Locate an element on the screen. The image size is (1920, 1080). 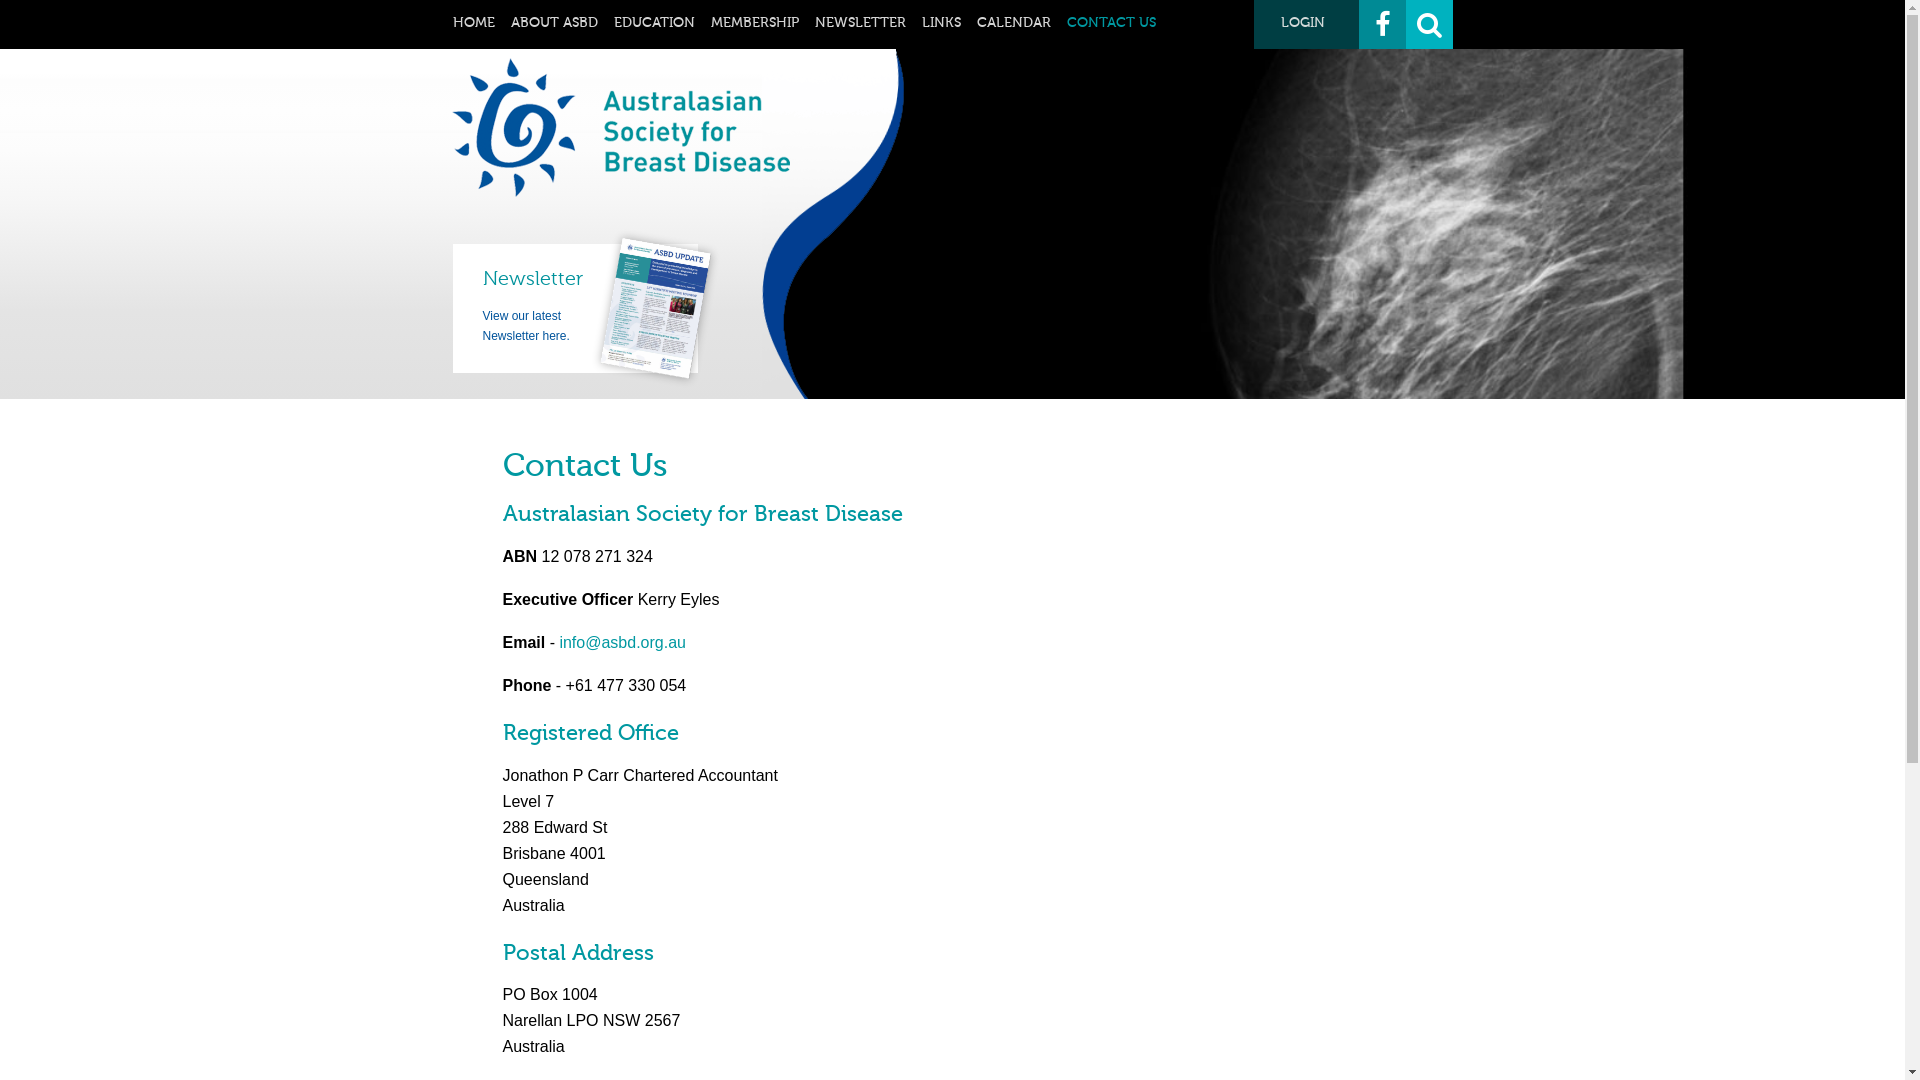
'CALENDAR' is located at coordinates (975, 23).